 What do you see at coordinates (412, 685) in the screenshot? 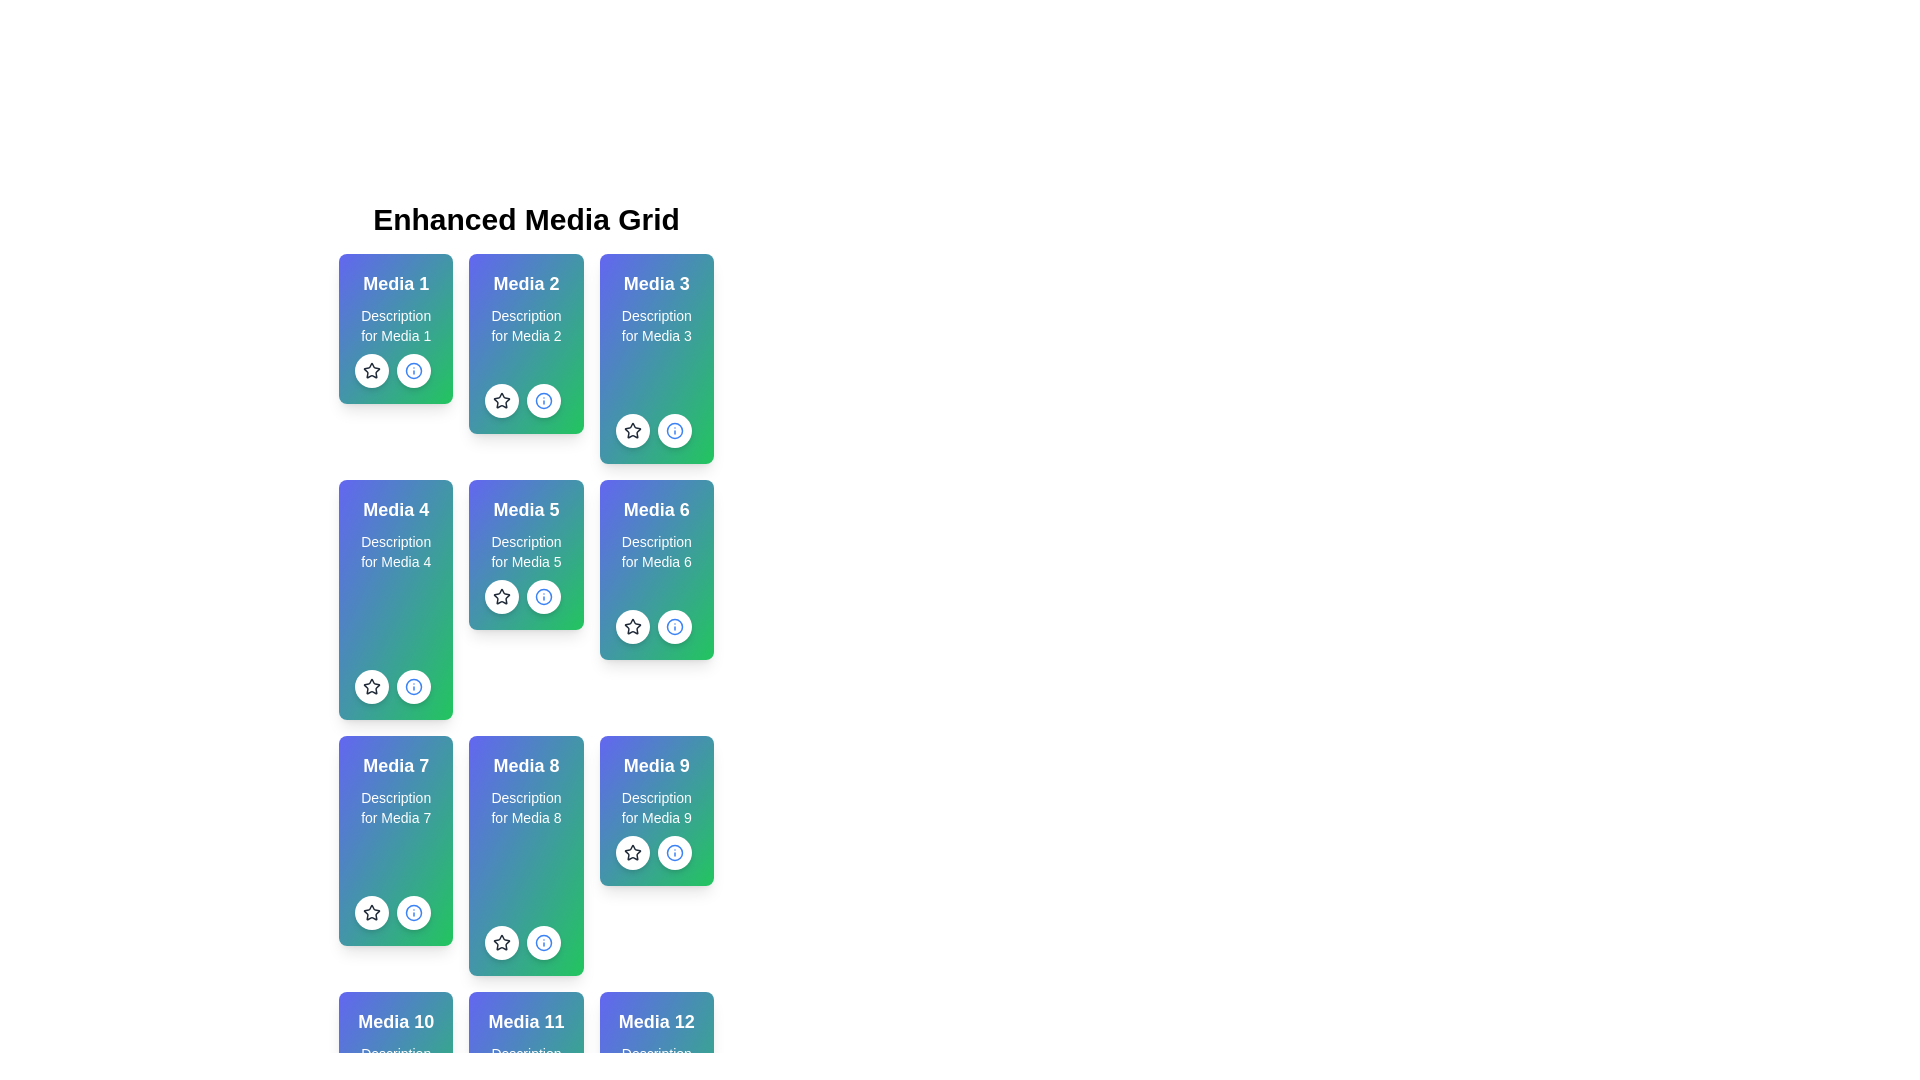
I see `the information button located in the bottom-left corner of the 'Media 4' card` at bounding box center [412, 685].